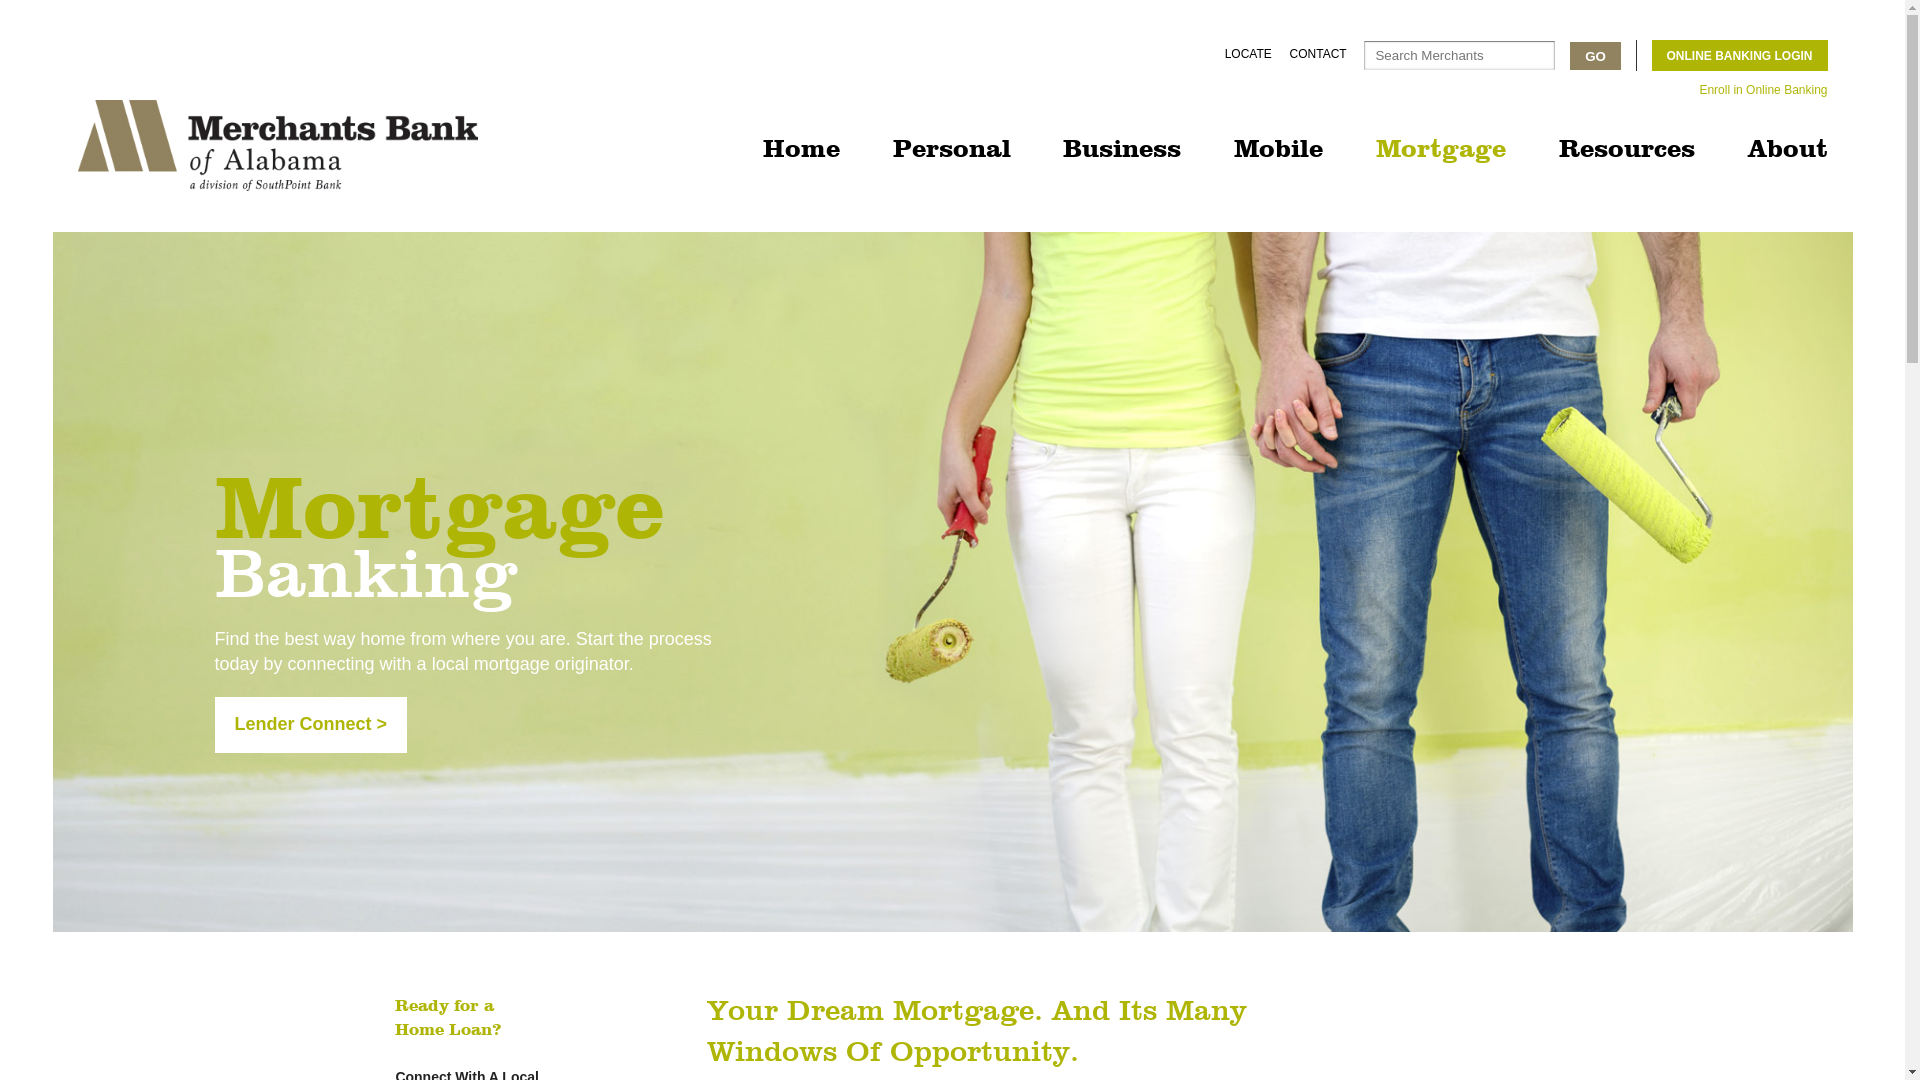  Describe the element at coordinates (1738, 54) in the screenshot. I see `'ONLINE BANKING LOGIN'` at that location.